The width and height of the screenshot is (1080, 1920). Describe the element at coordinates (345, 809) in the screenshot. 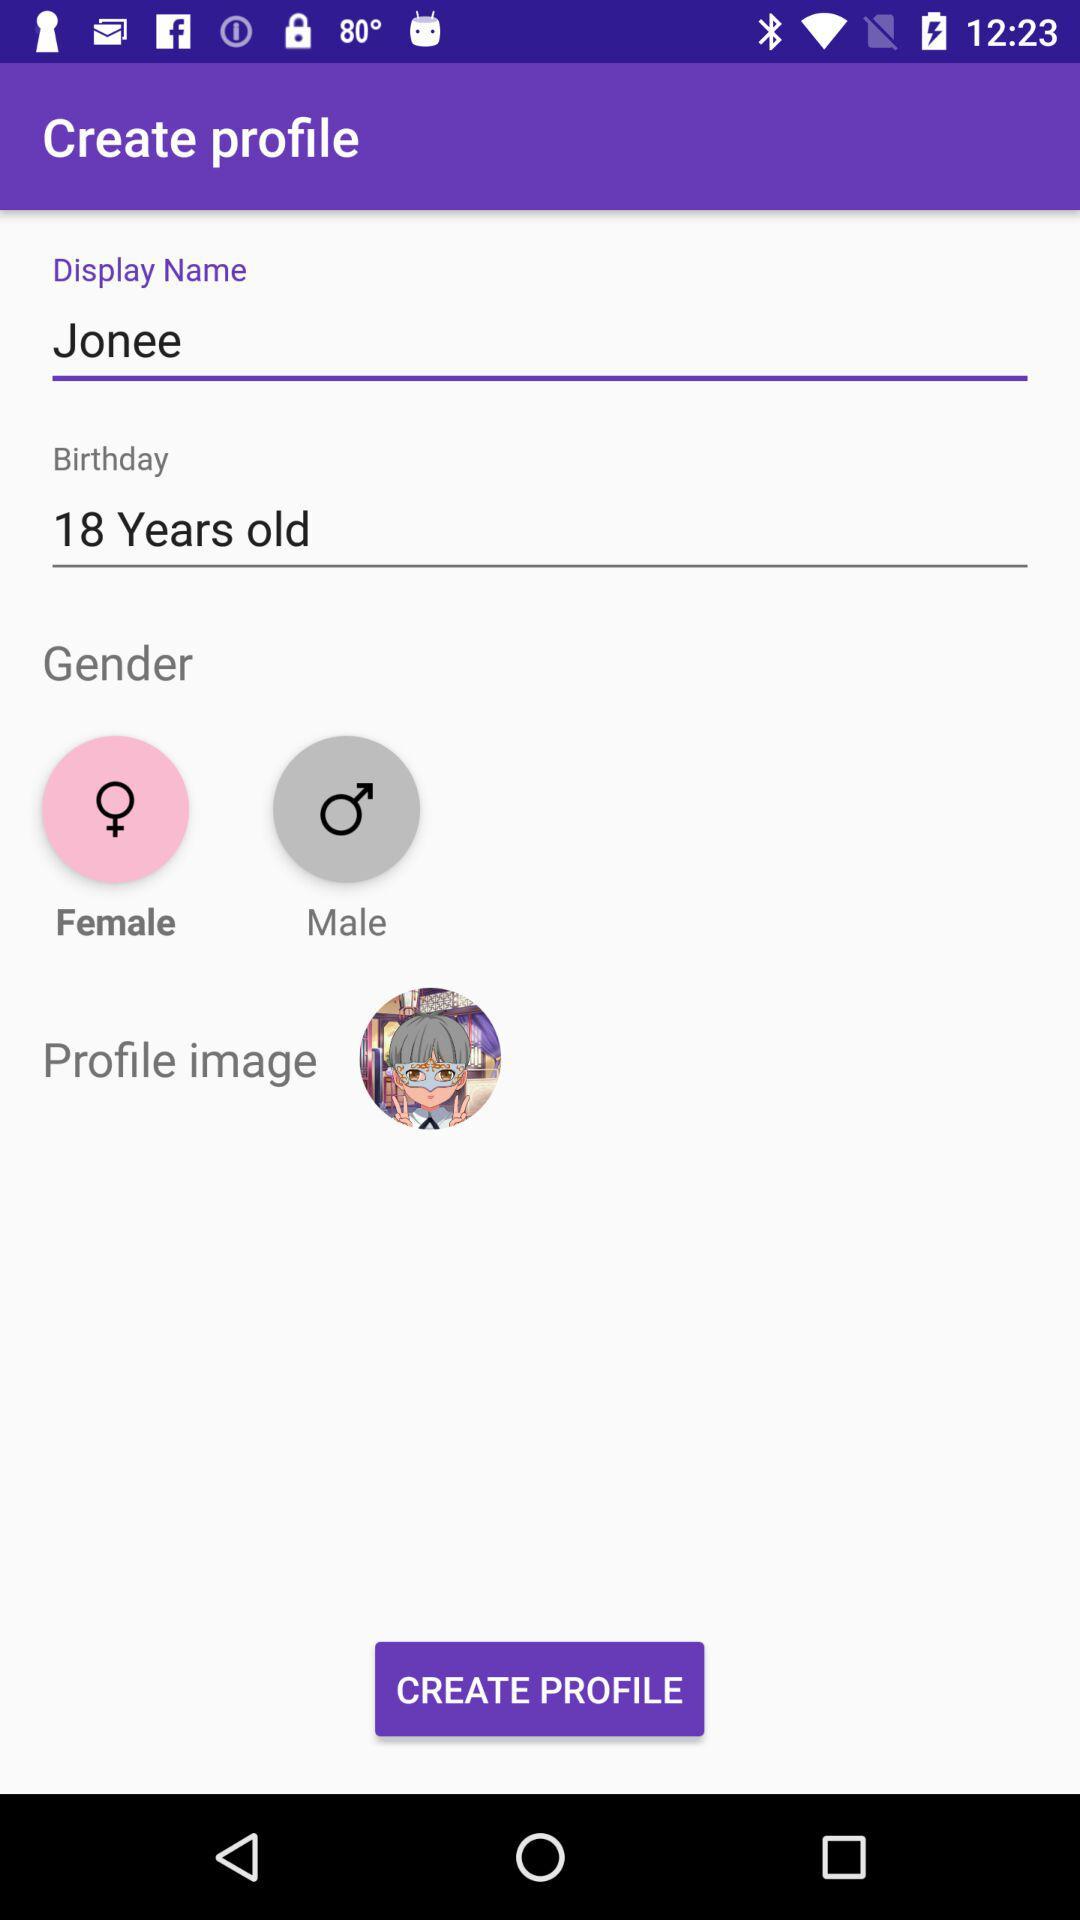

I see `male icon` at that location.